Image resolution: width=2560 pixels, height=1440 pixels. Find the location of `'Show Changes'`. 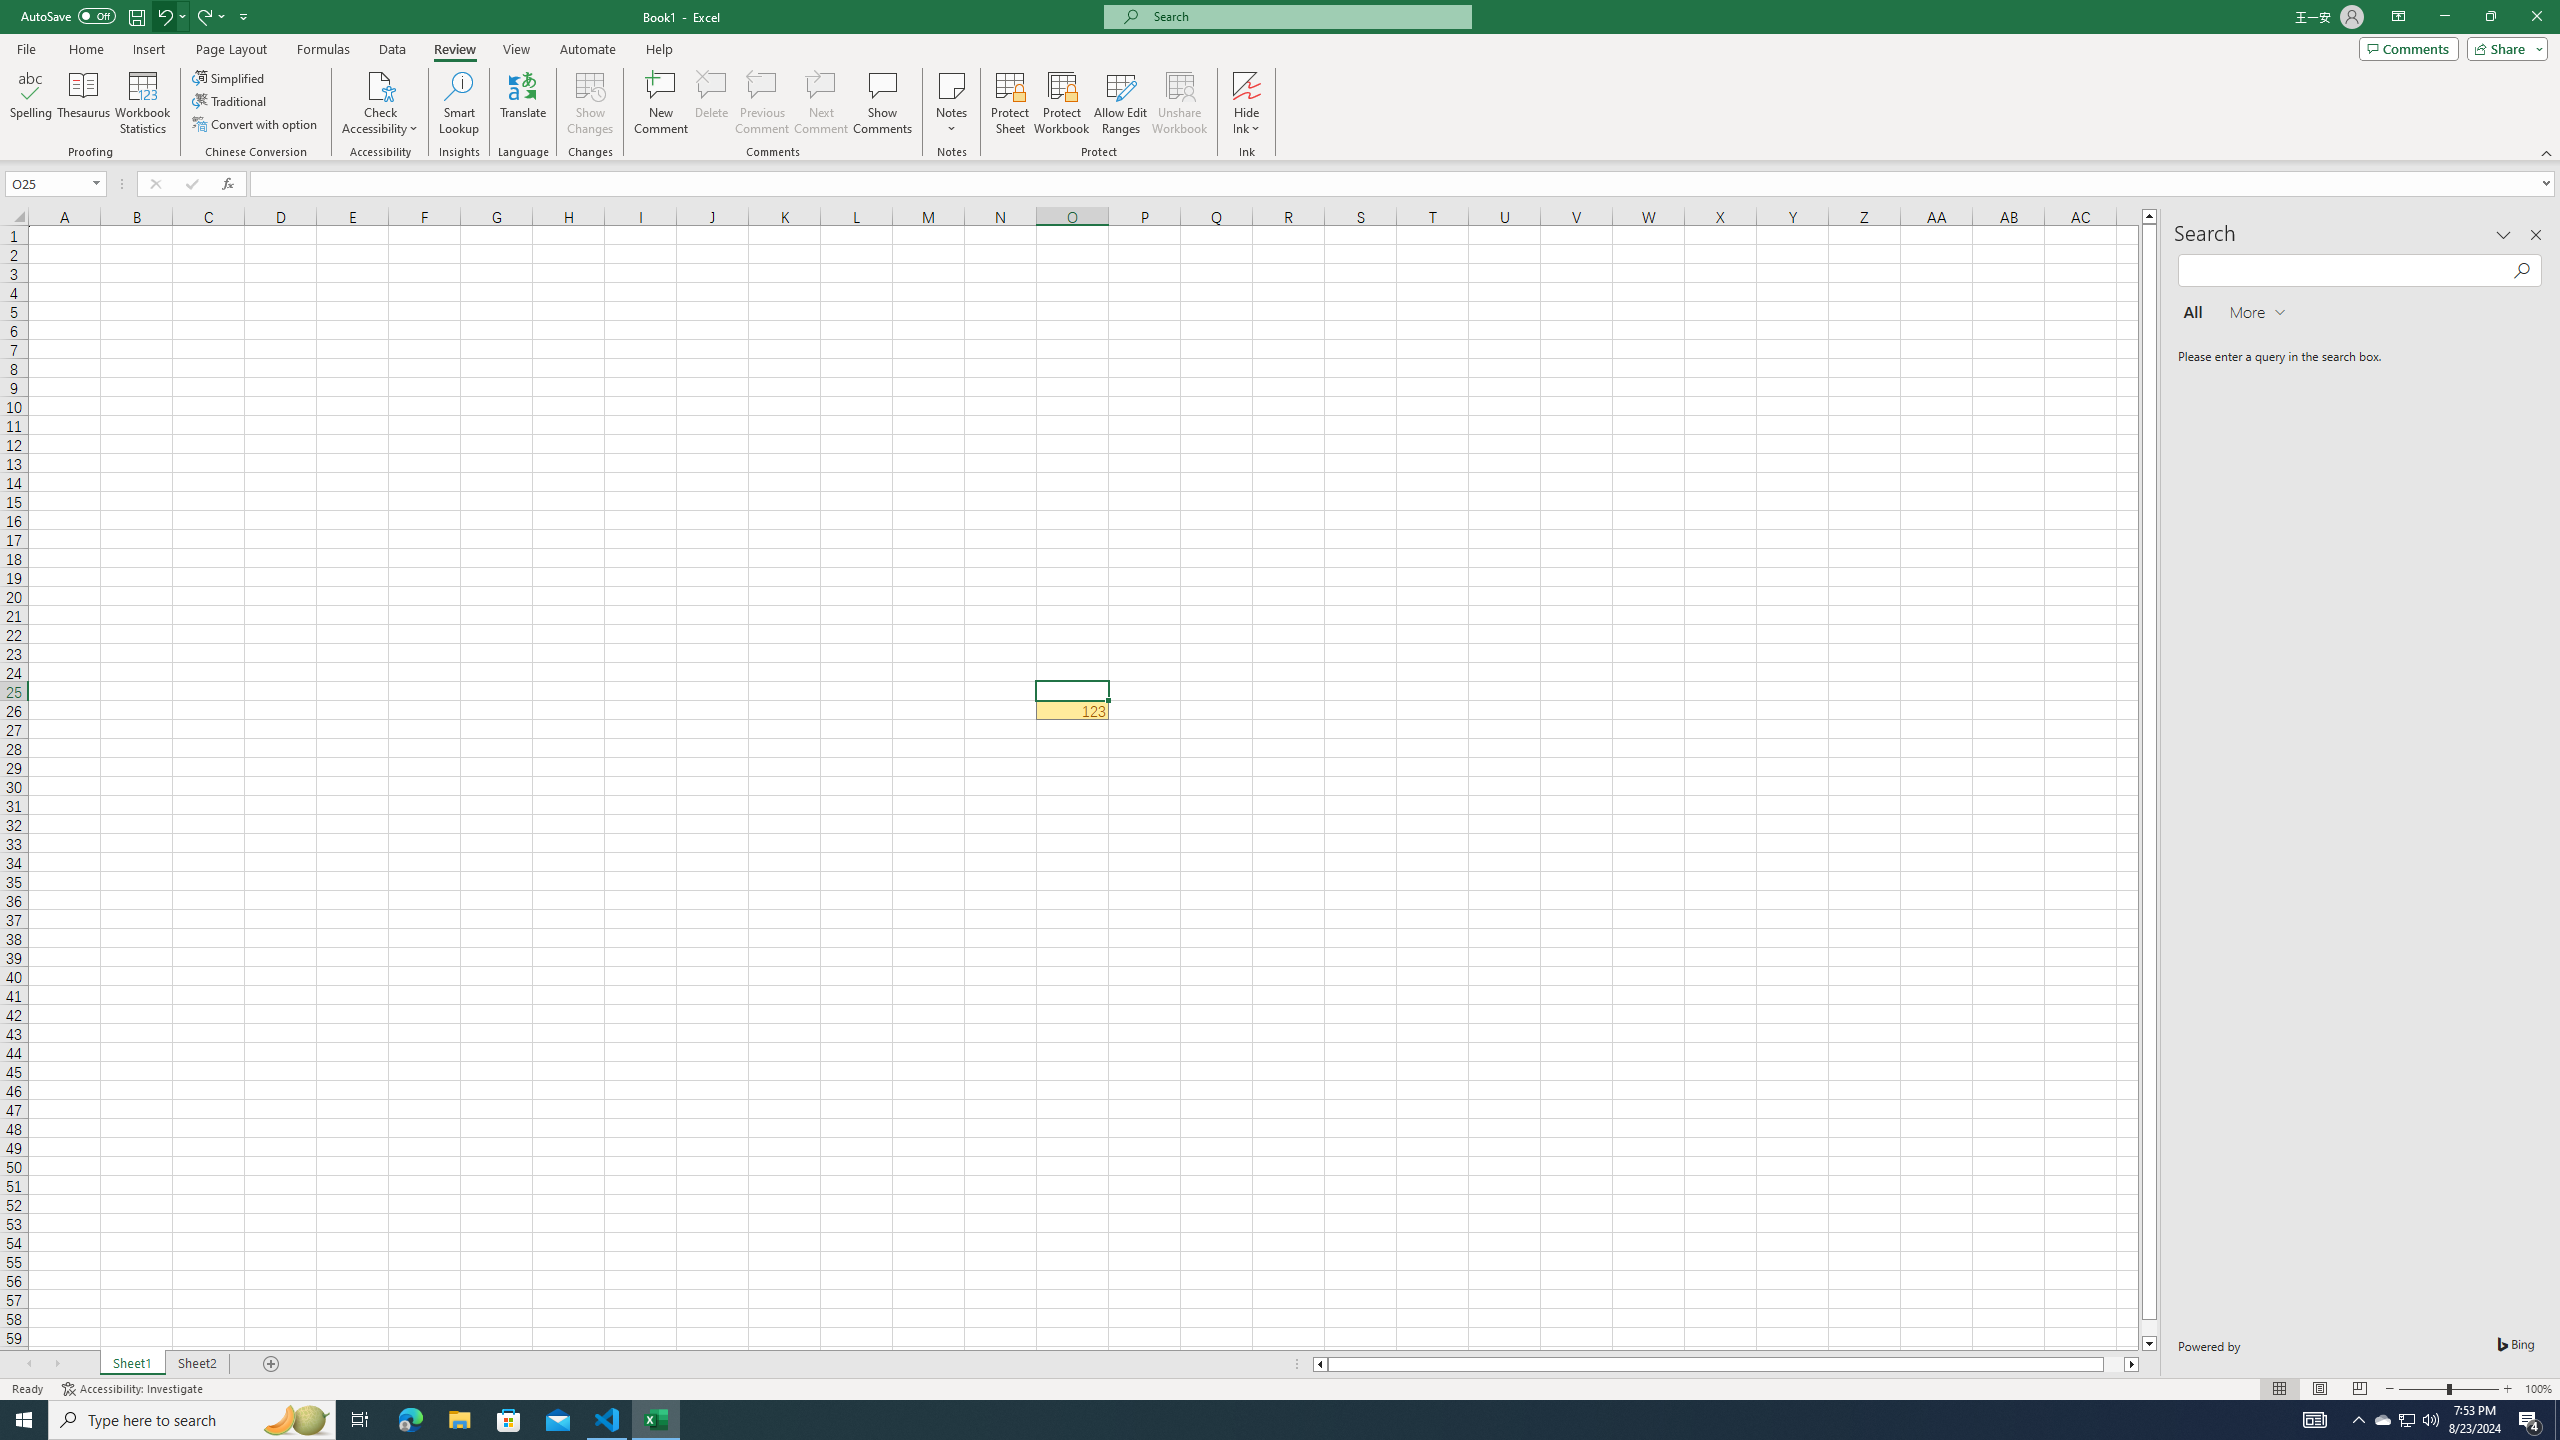

'Show Changes' is located at coordinates (591, 103).